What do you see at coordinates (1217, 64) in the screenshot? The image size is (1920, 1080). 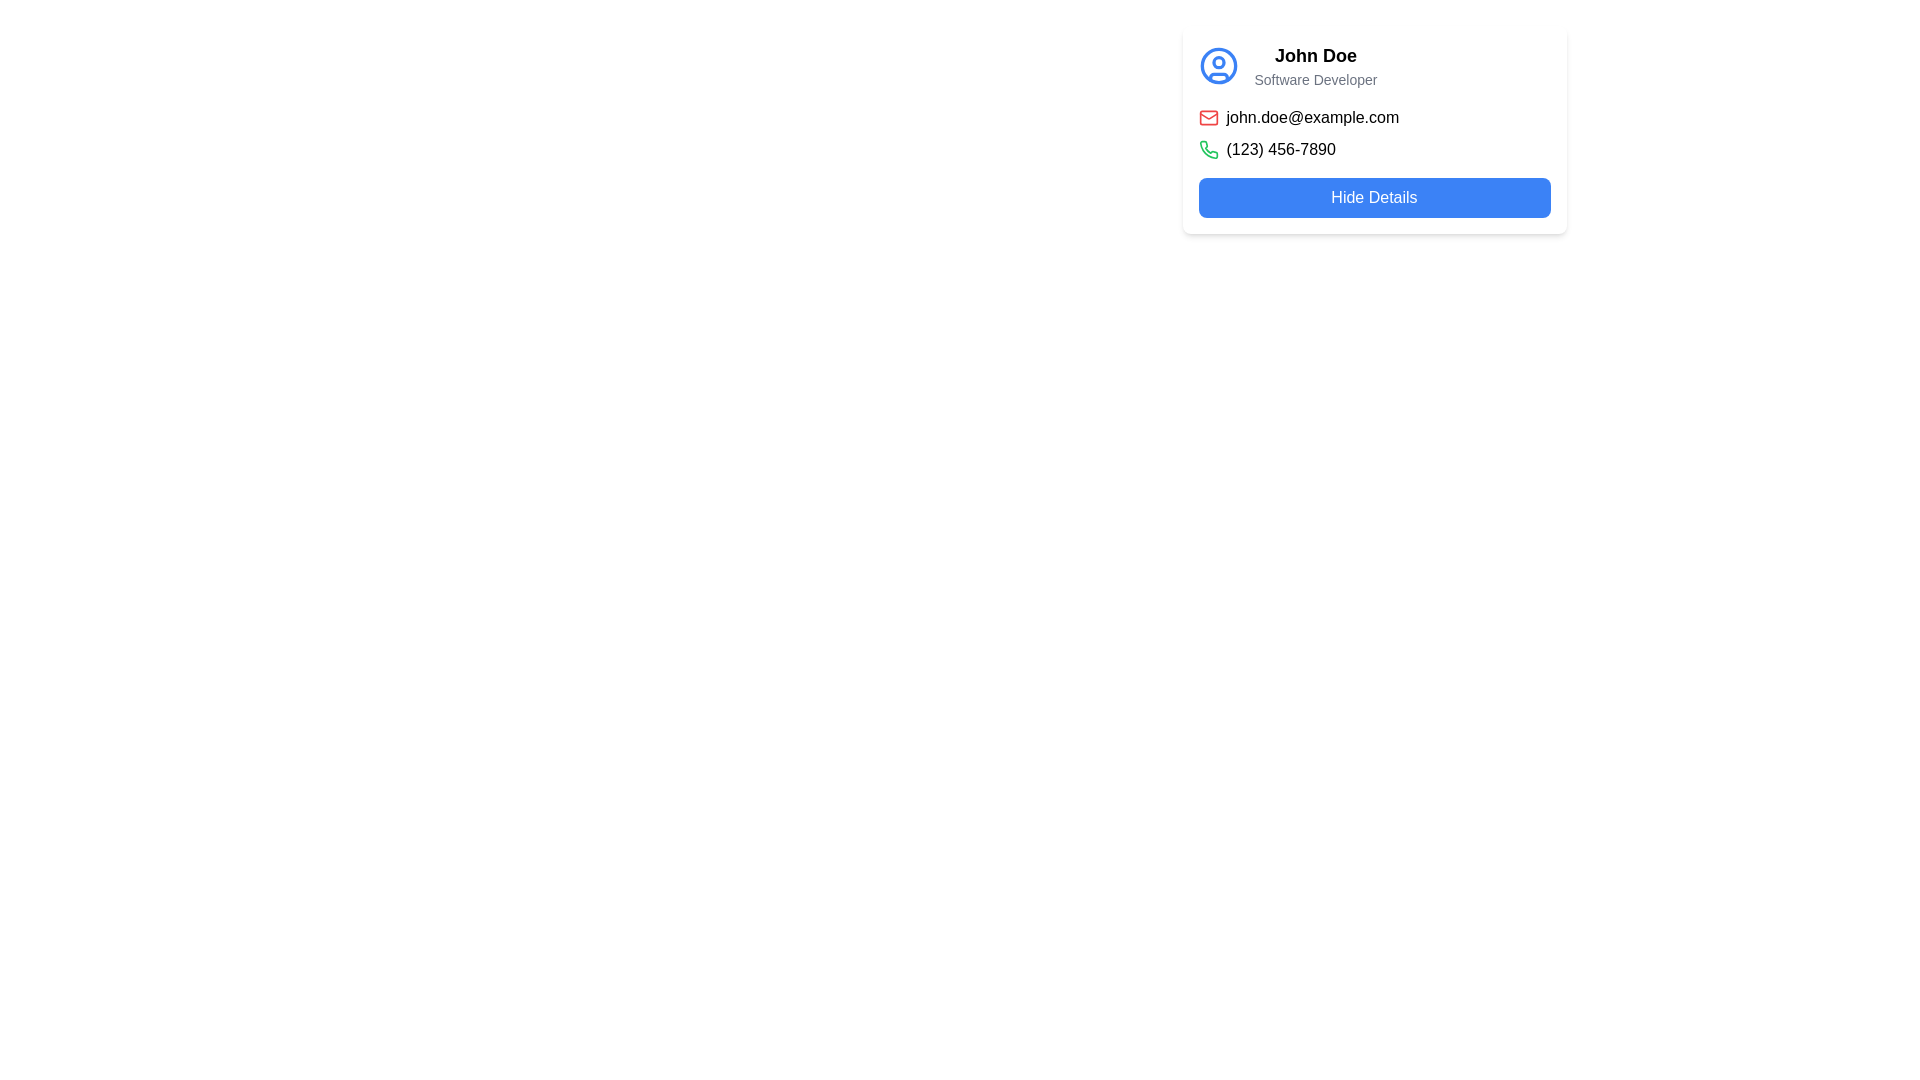 I see `the outer boundary circle of the user icon located at the top-left corner of the profile card beneath the 'John Doe' text` at bounding box center [1217, 64].